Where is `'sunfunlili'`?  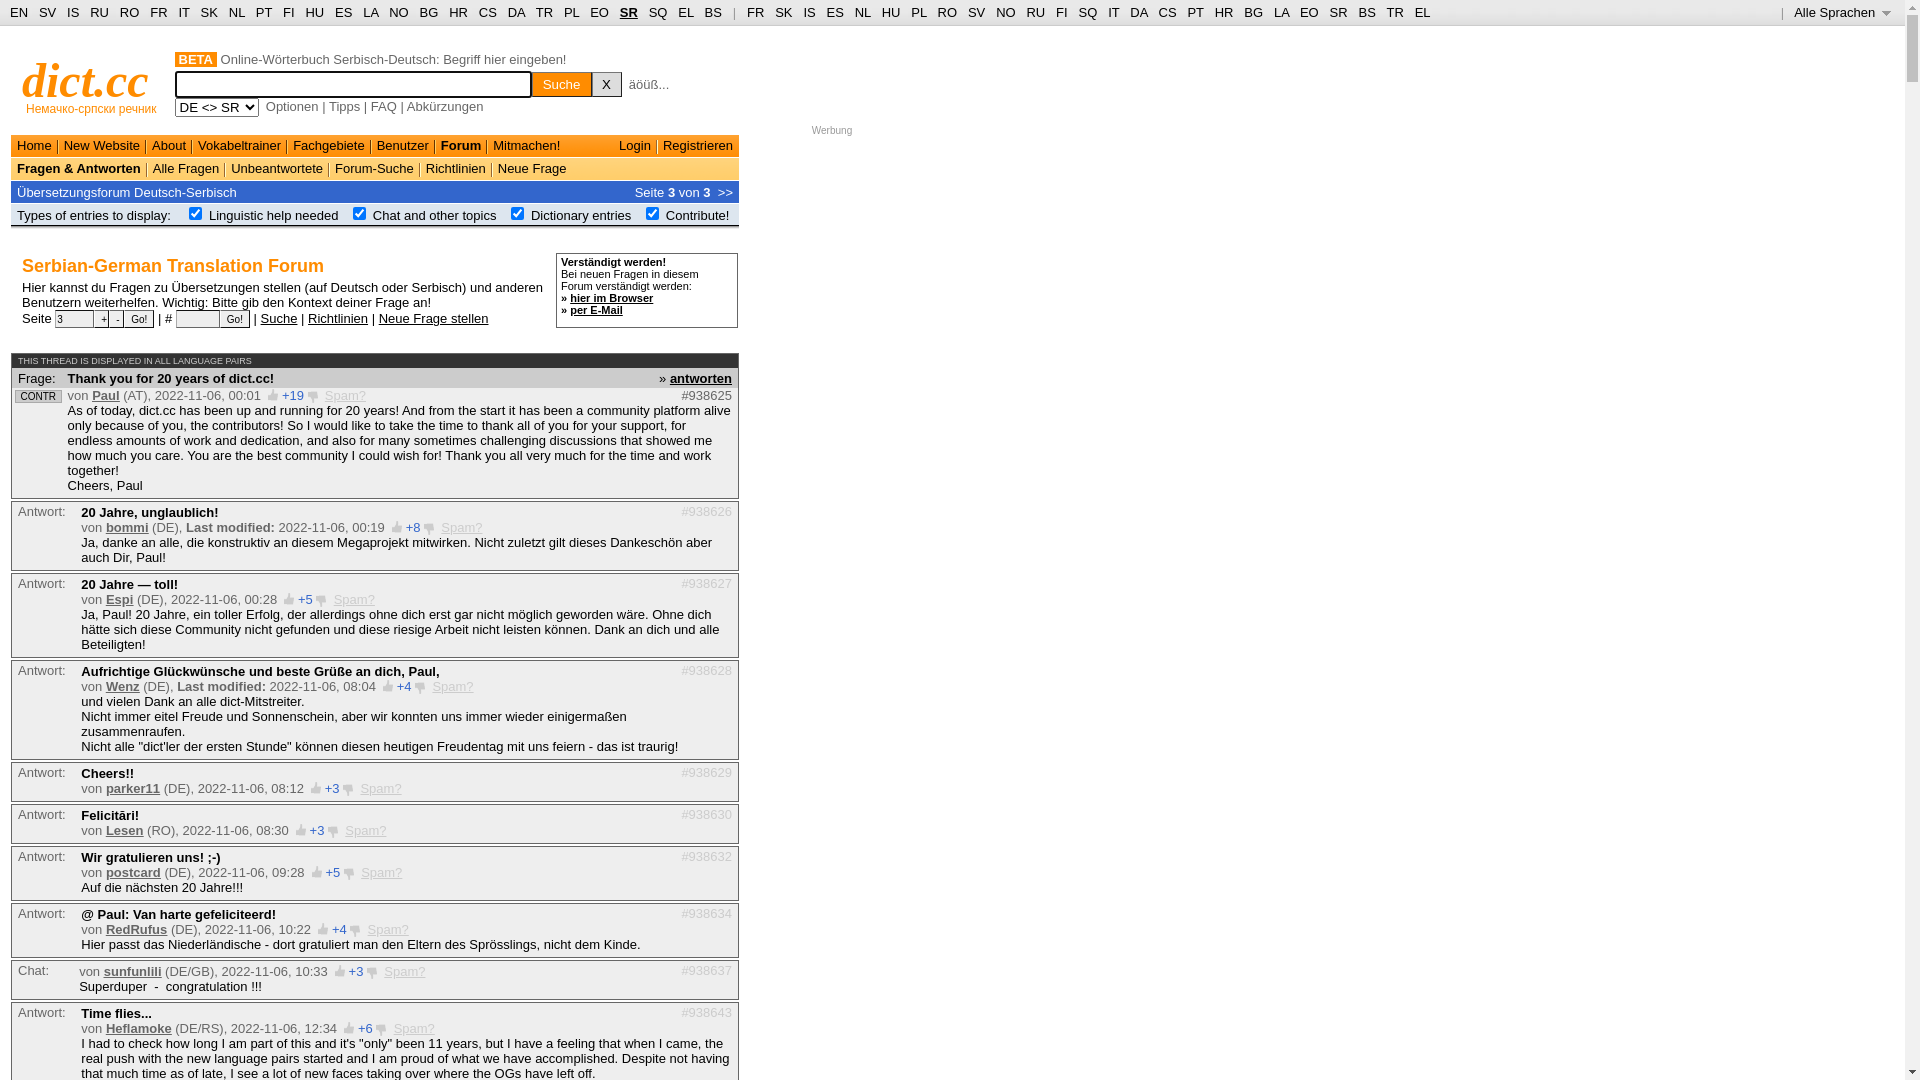
'sunfunlili' is located at coordinates (132, 970).